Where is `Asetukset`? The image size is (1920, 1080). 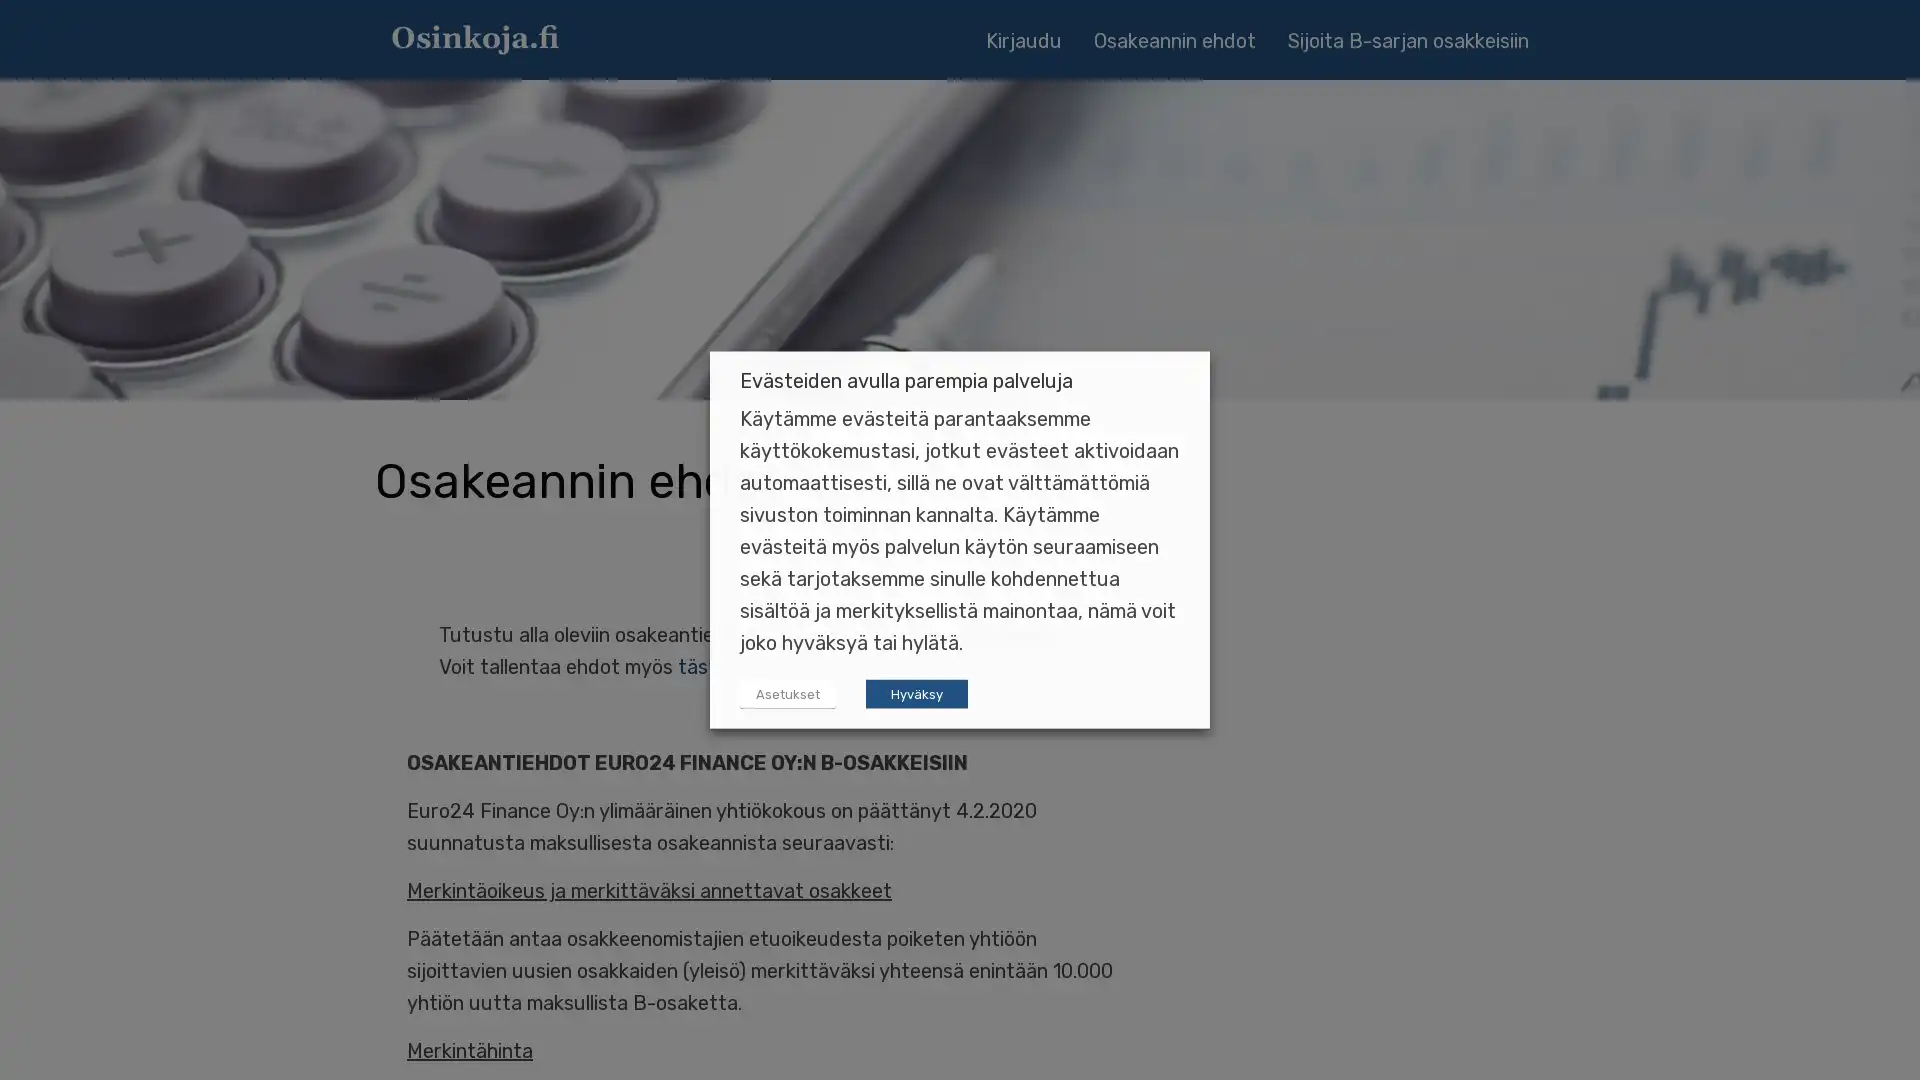 Asetukset is located at coordinates (786, 693).